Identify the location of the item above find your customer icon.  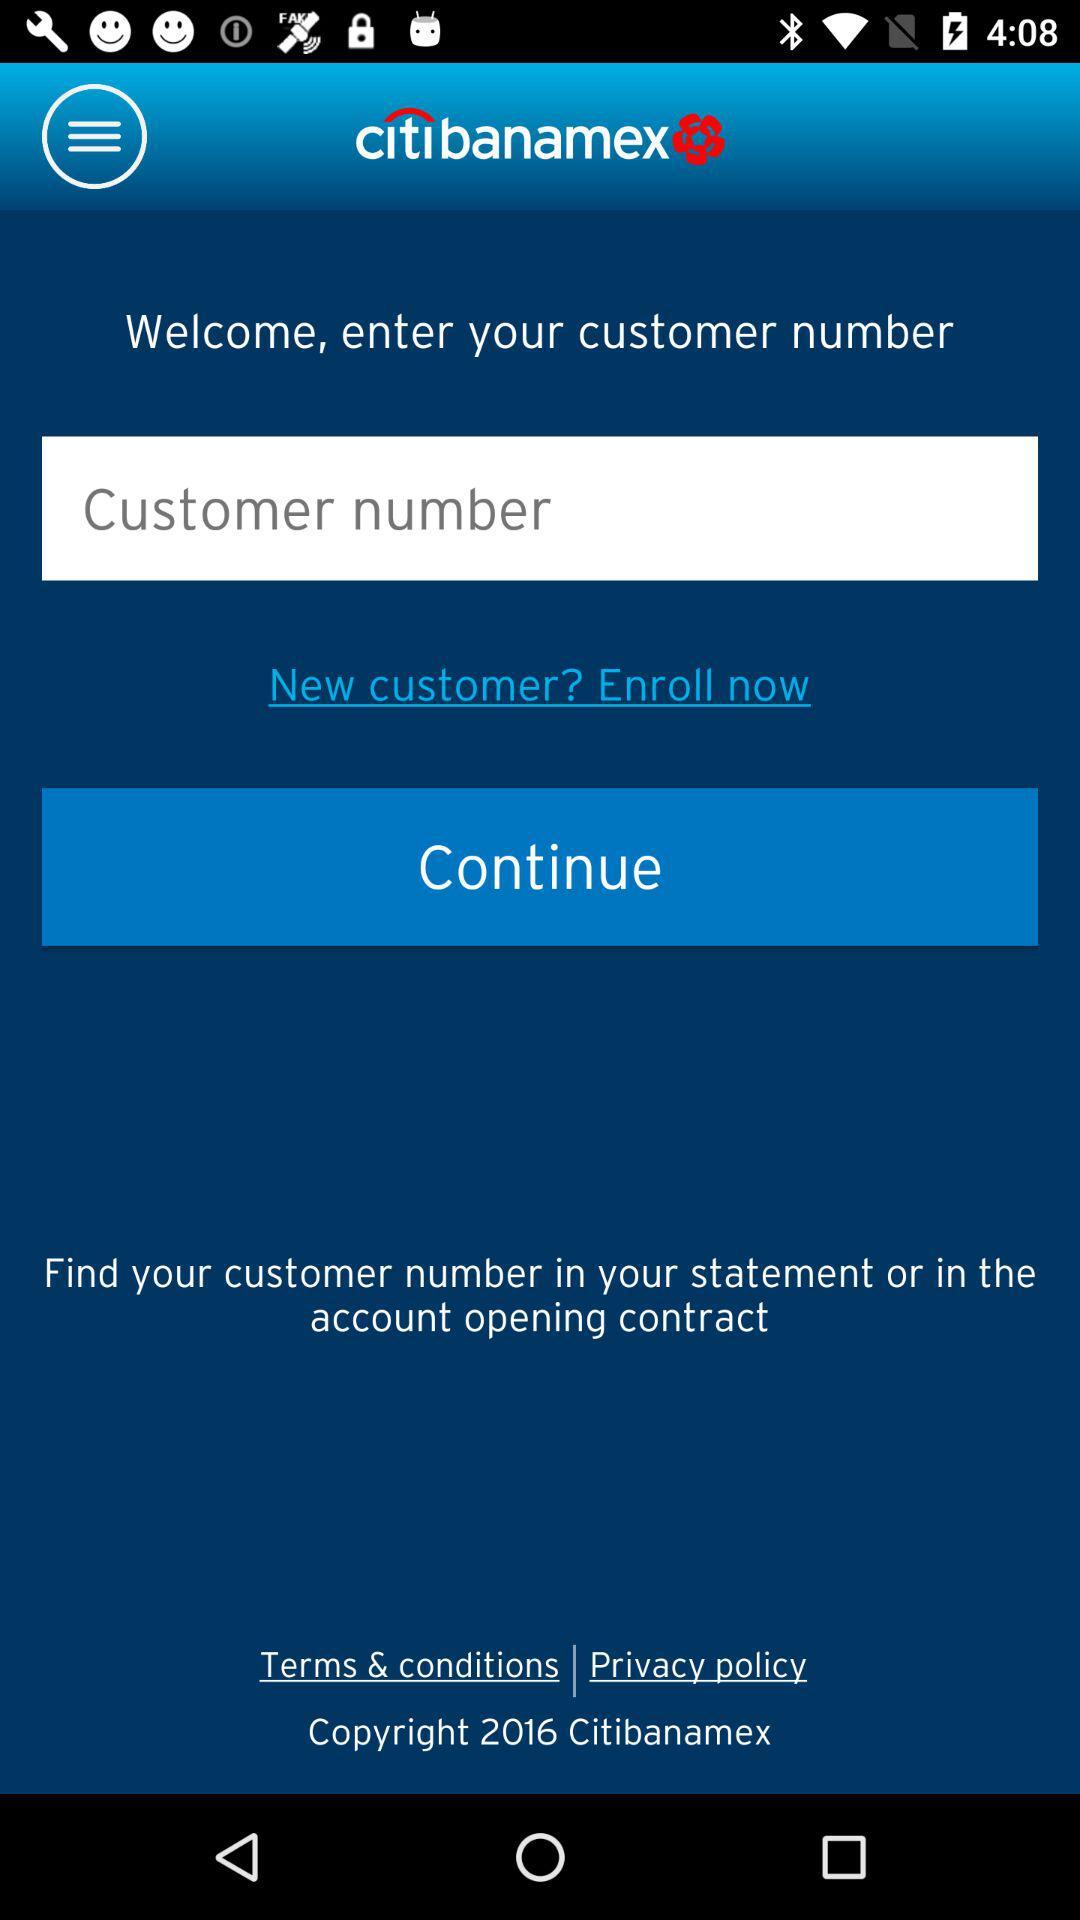
(540, 867).